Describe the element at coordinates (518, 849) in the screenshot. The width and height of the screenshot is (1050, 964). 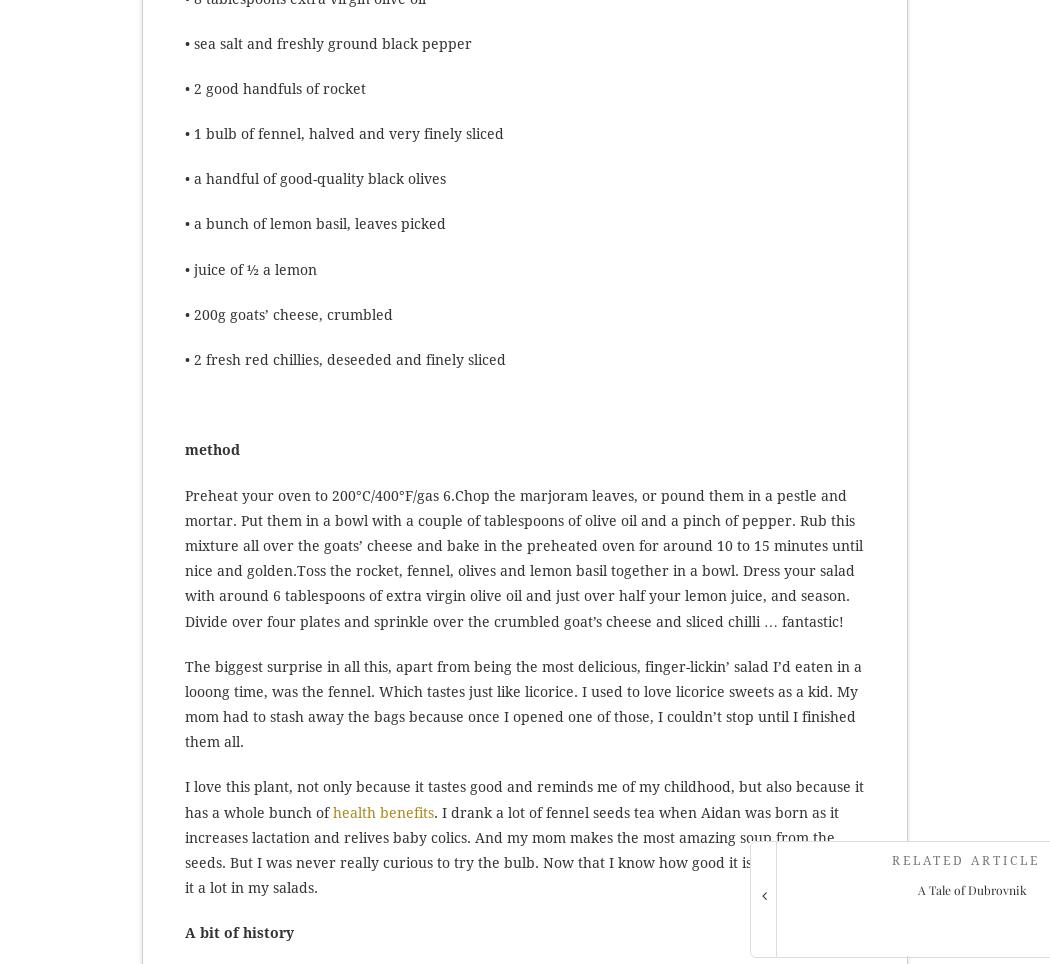
I see `'. I drank a lot of fennel seeds tea when Aidan was born as it increases lactation and relives baby colics. And my mom makes the most amazing soup from the seeds. But I was never really curious to try the bulb. Now that I know how good it is, I will be using it a lot in my salads.'` at that location.